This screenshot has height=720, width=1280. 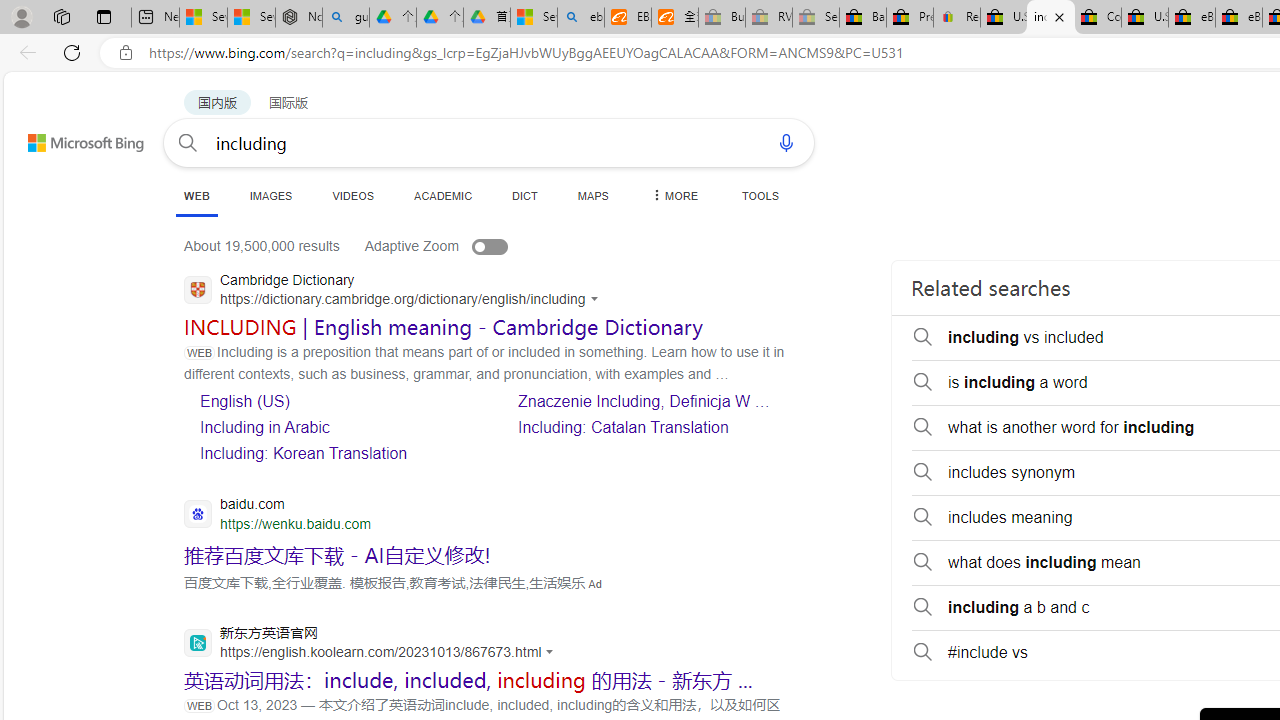 I want to click on 'Back to Bing search', so click(x=73, y=137).